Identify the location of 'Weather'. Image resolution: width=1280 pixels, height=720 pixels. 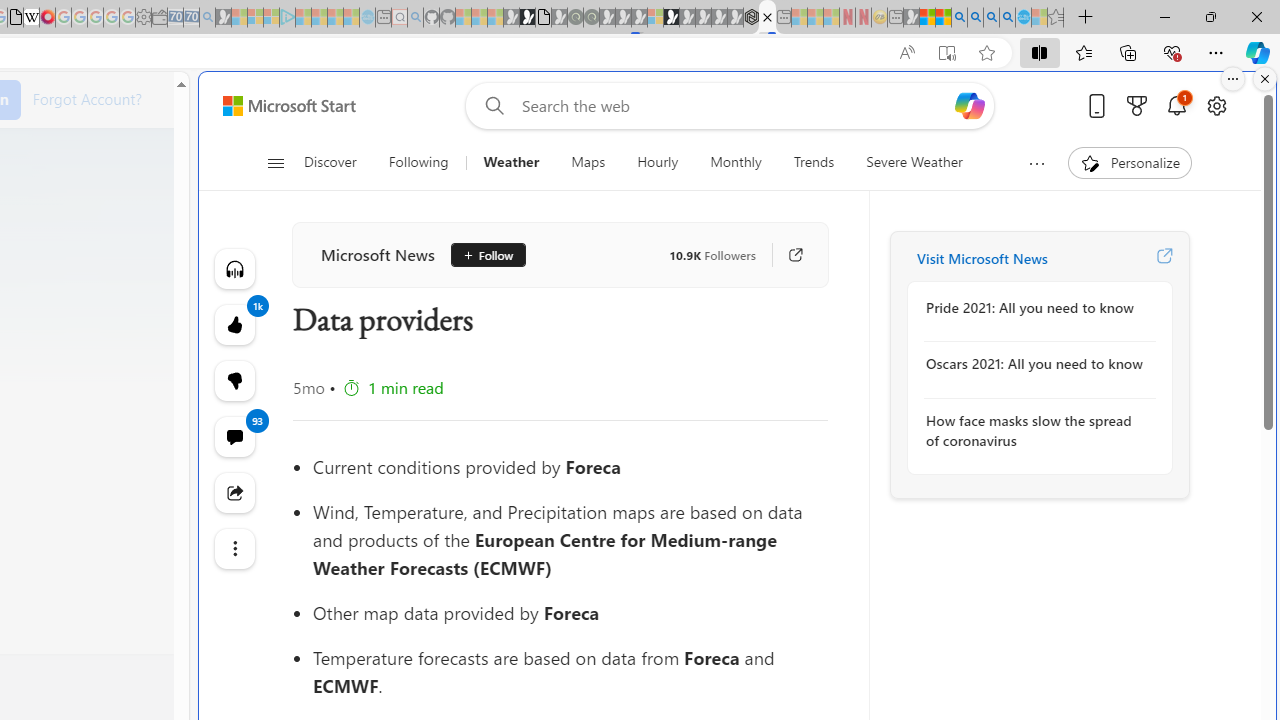
(511, 162).